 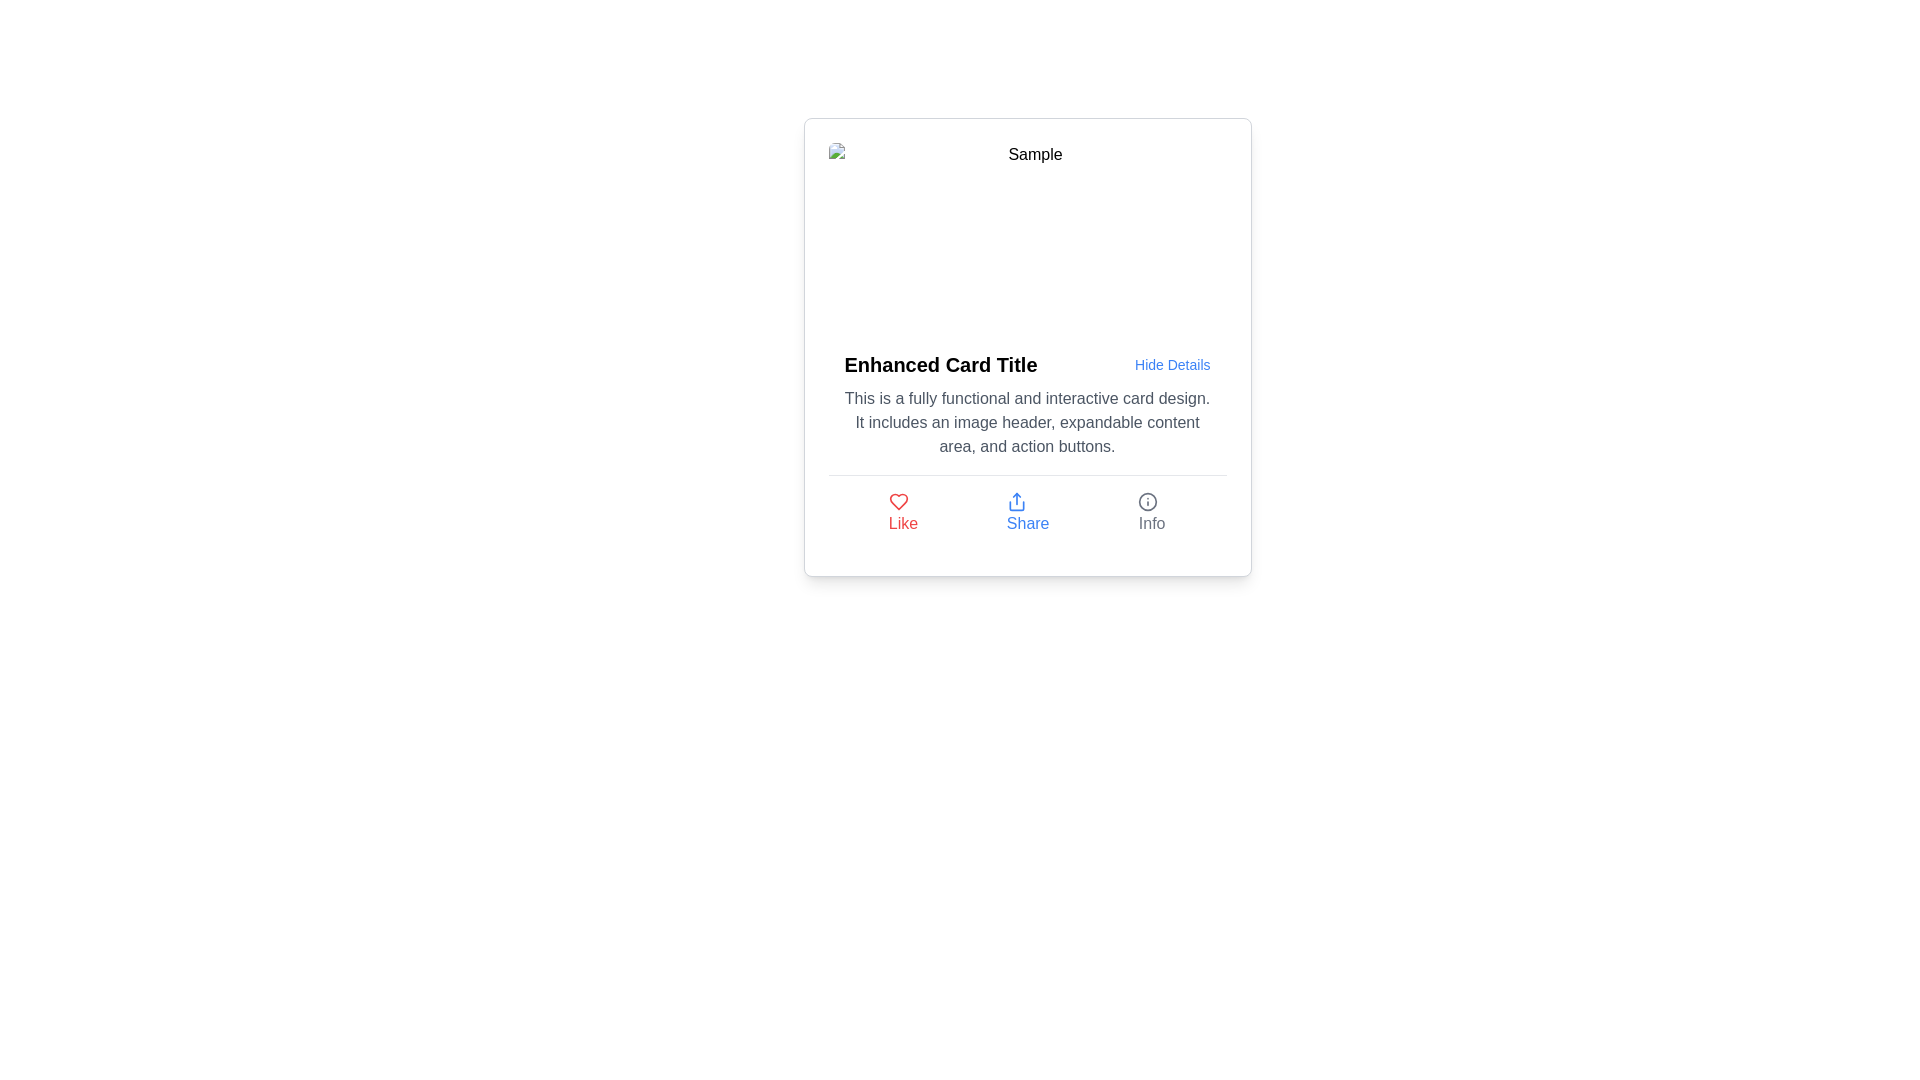 I want to click on the 'Like' button located at the bottom left of the card, so click(x=902, y=512).